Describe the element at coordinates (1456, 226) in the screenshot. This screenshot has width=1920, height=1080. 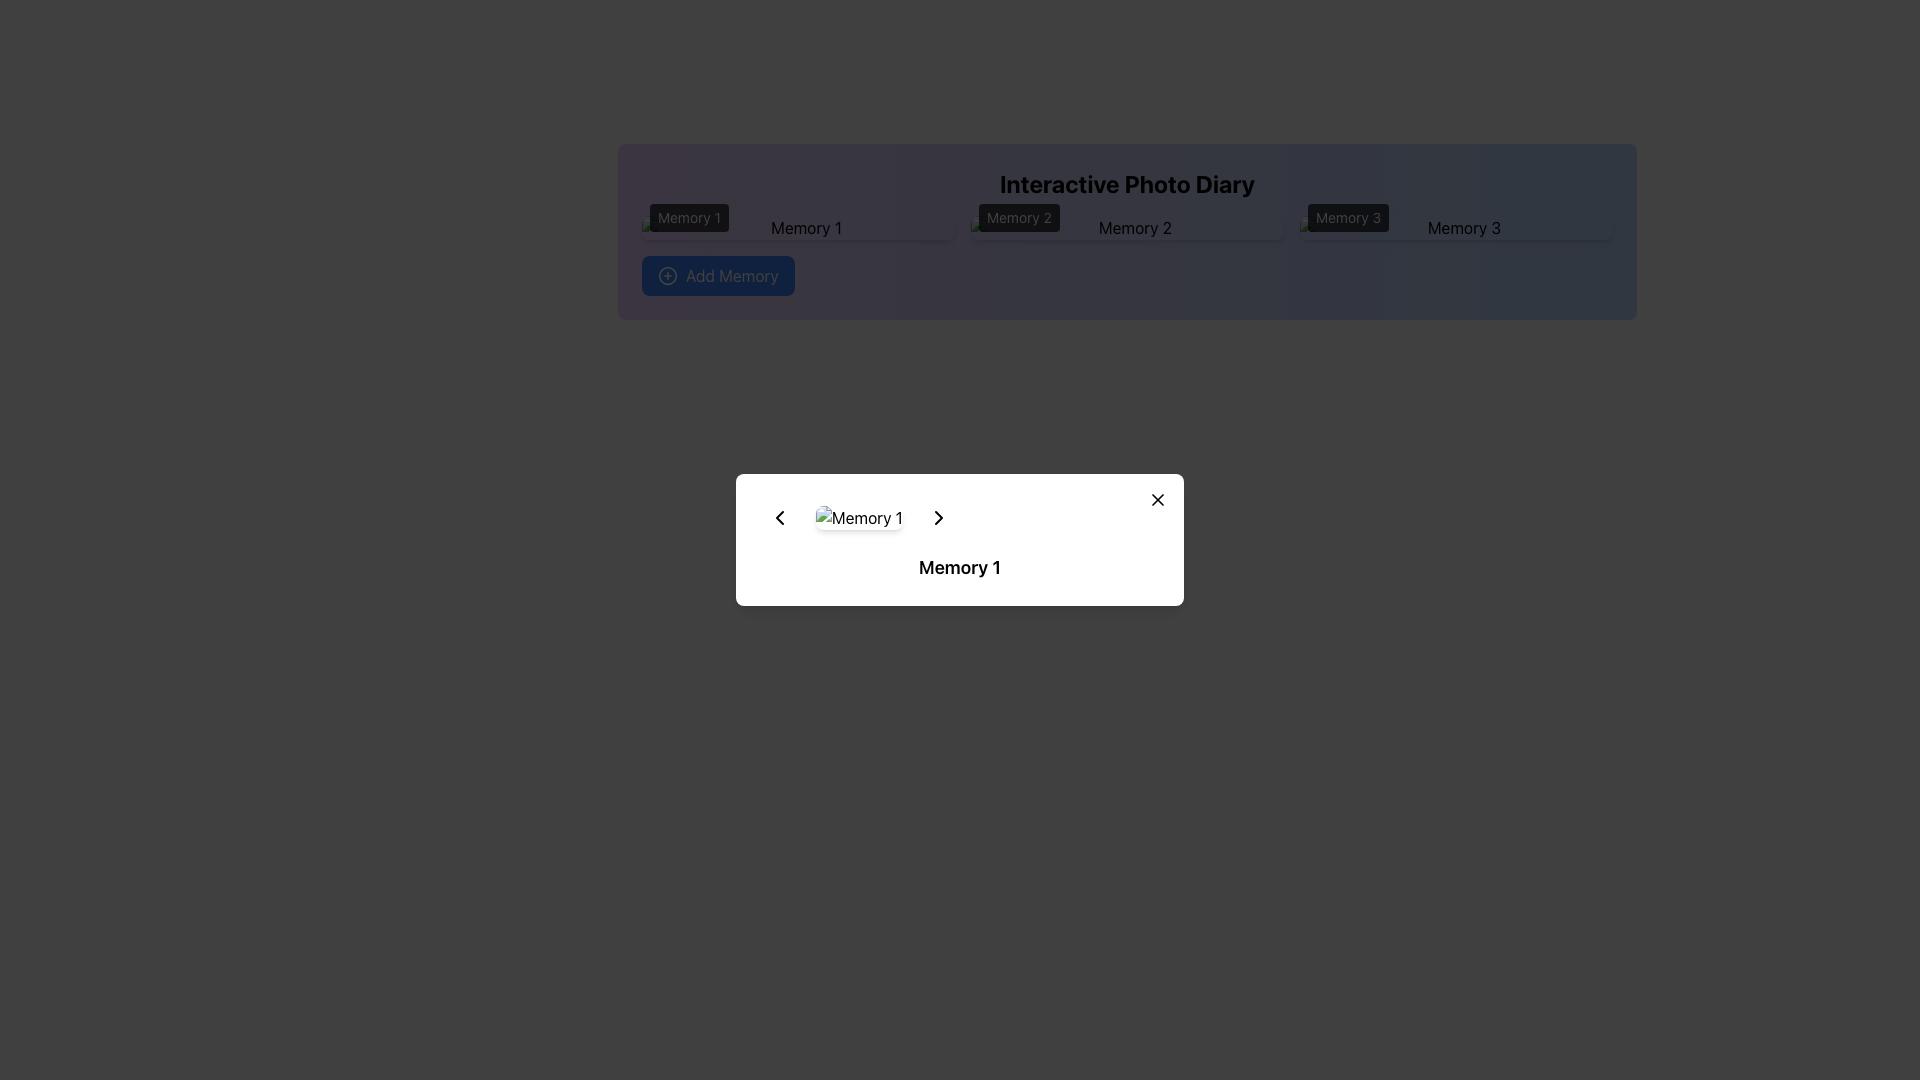
I see `the text label 'Memory 3', which is styled with a black background and white text, located at the bottom-left corner of an image thumbnail in a grid layout of three elements` at that location.